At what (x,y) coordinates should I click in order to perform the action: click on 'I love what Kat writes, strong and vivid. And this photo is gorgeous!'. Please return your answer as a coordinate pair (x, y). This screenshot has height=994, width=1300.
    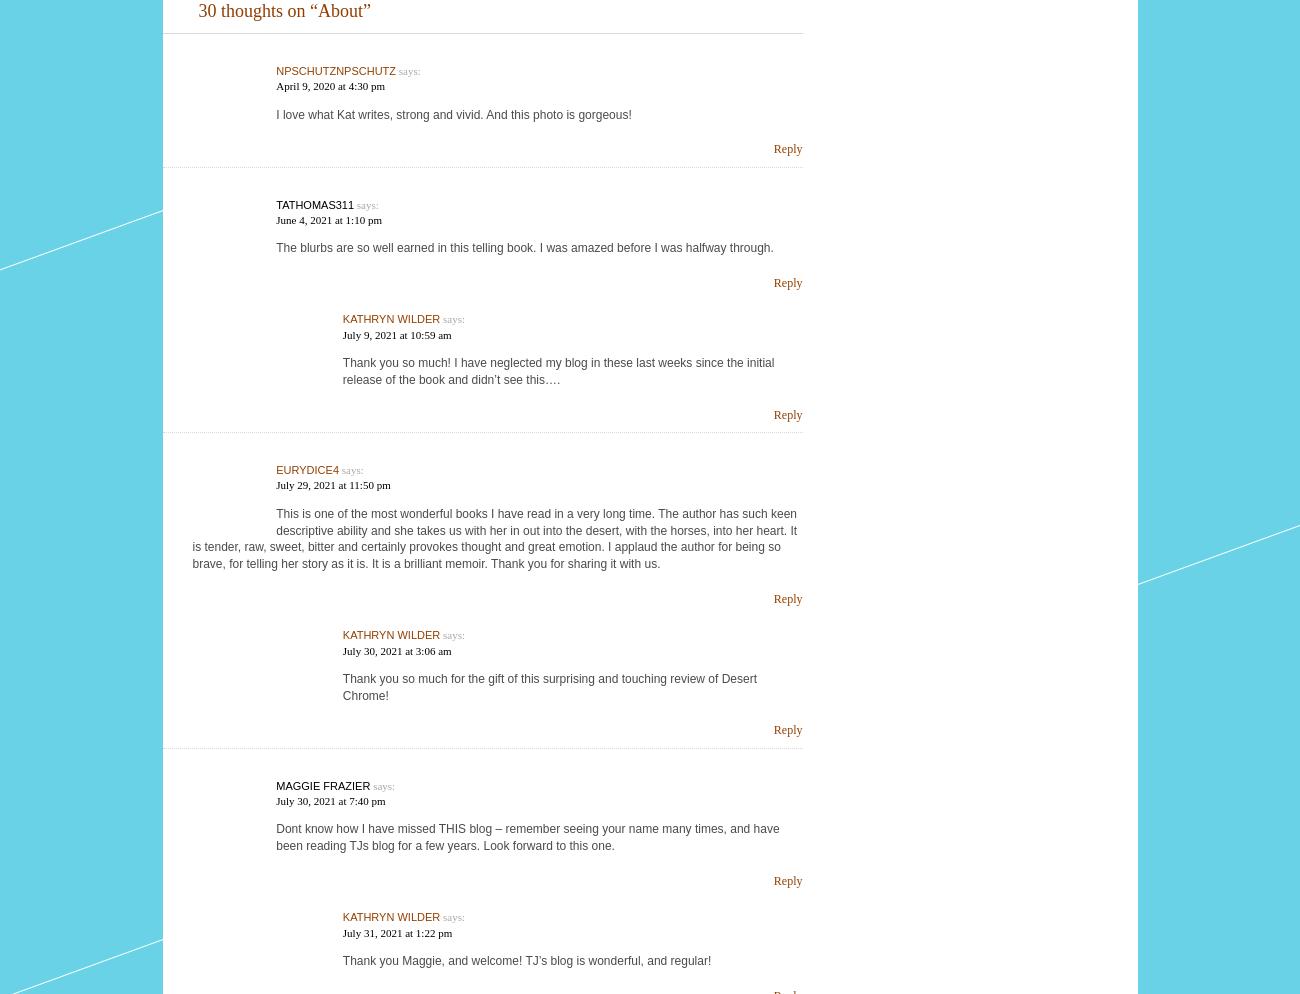
    Looking at the image, I should click on (452, 113).